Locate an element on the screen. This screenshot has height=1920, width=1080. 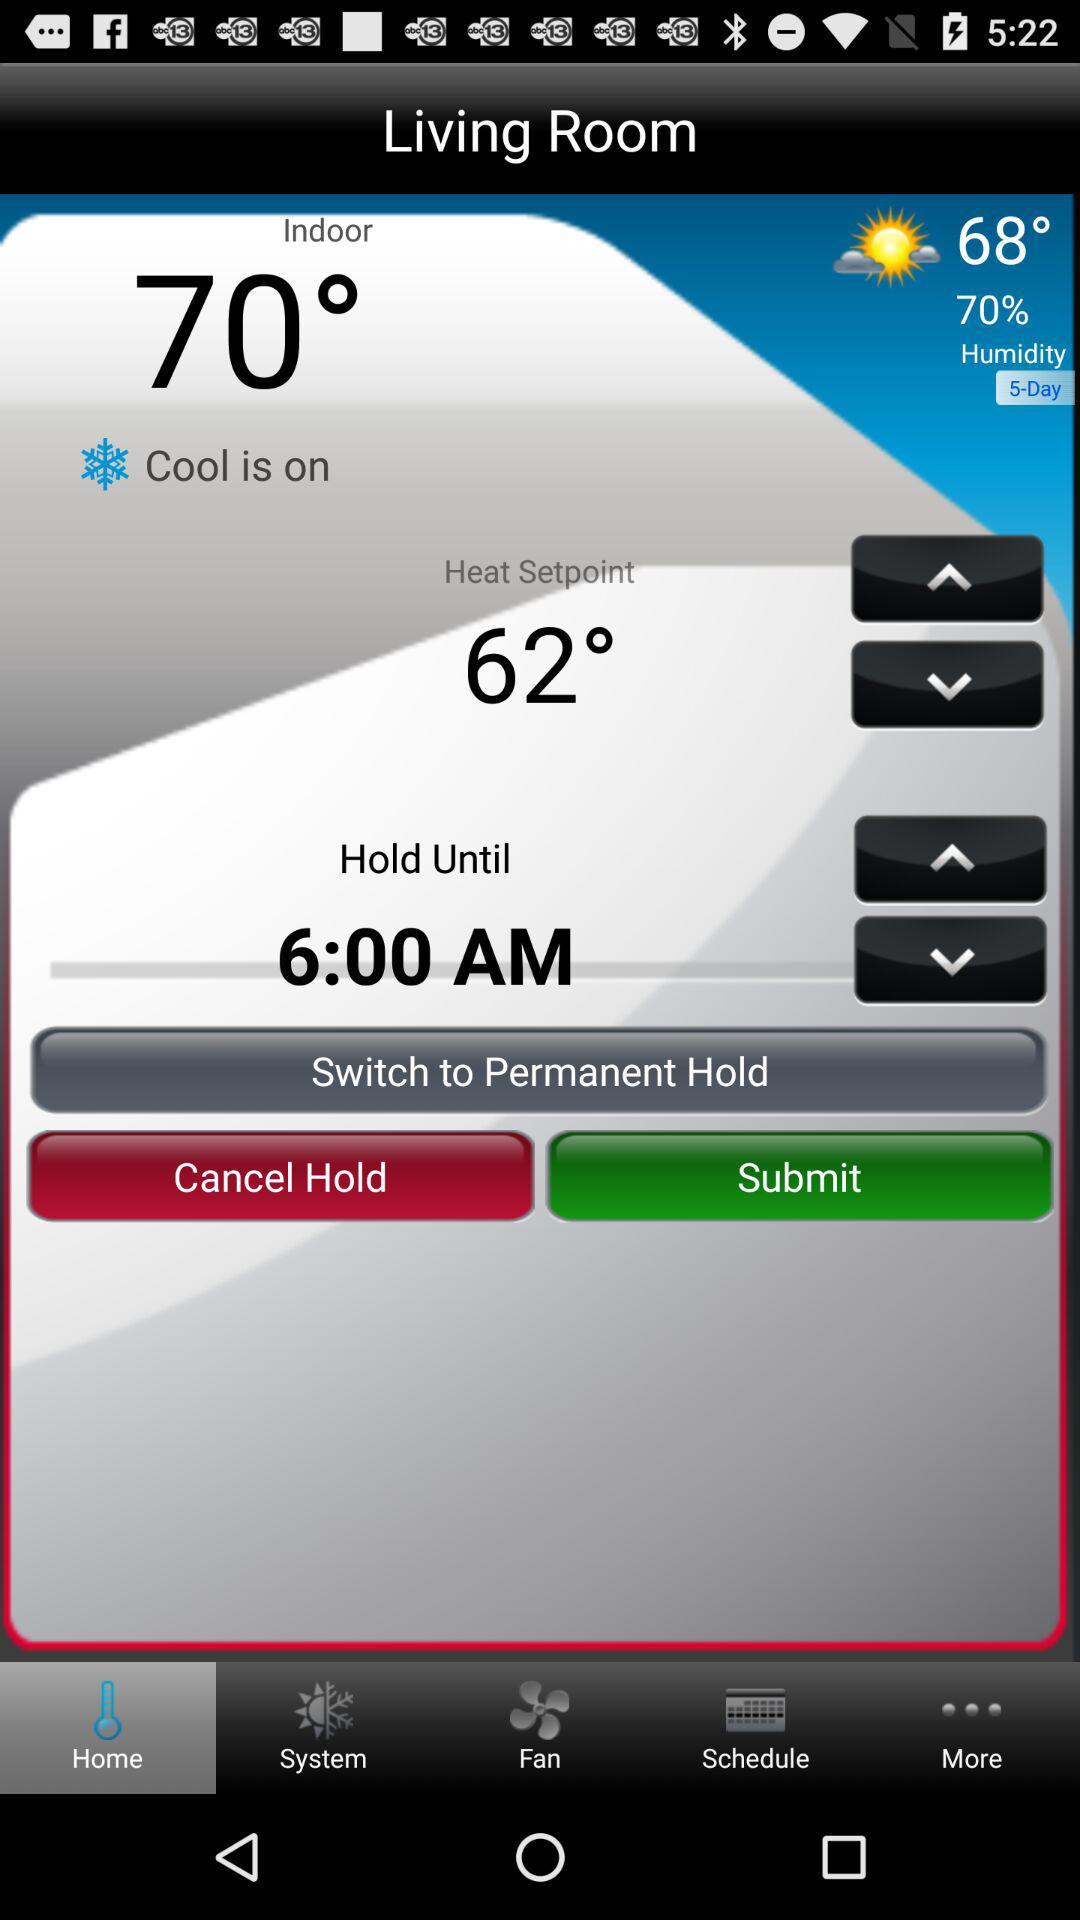
the icon on the left is located at coordinates (280, 1176).